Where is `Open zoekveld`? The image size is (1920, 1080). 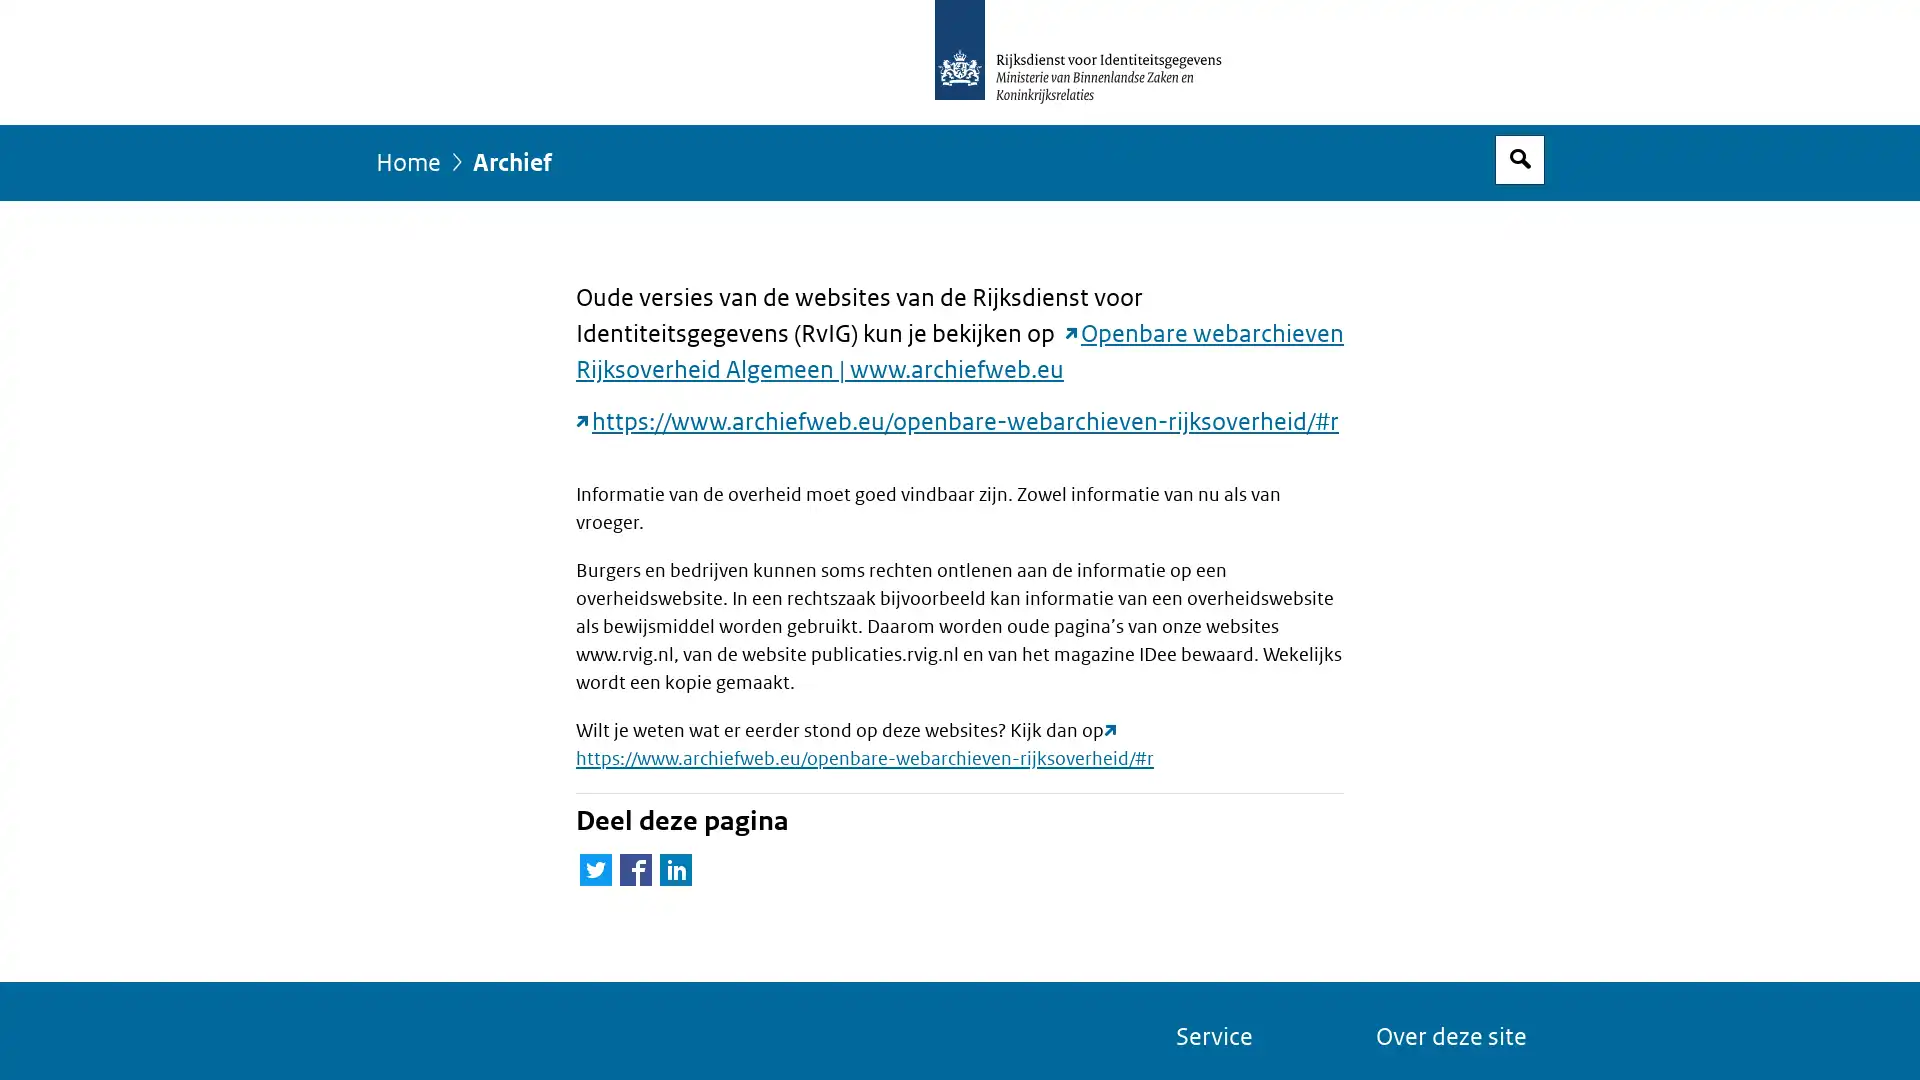
Open zoekveld is located at coordinates (1520, 158).